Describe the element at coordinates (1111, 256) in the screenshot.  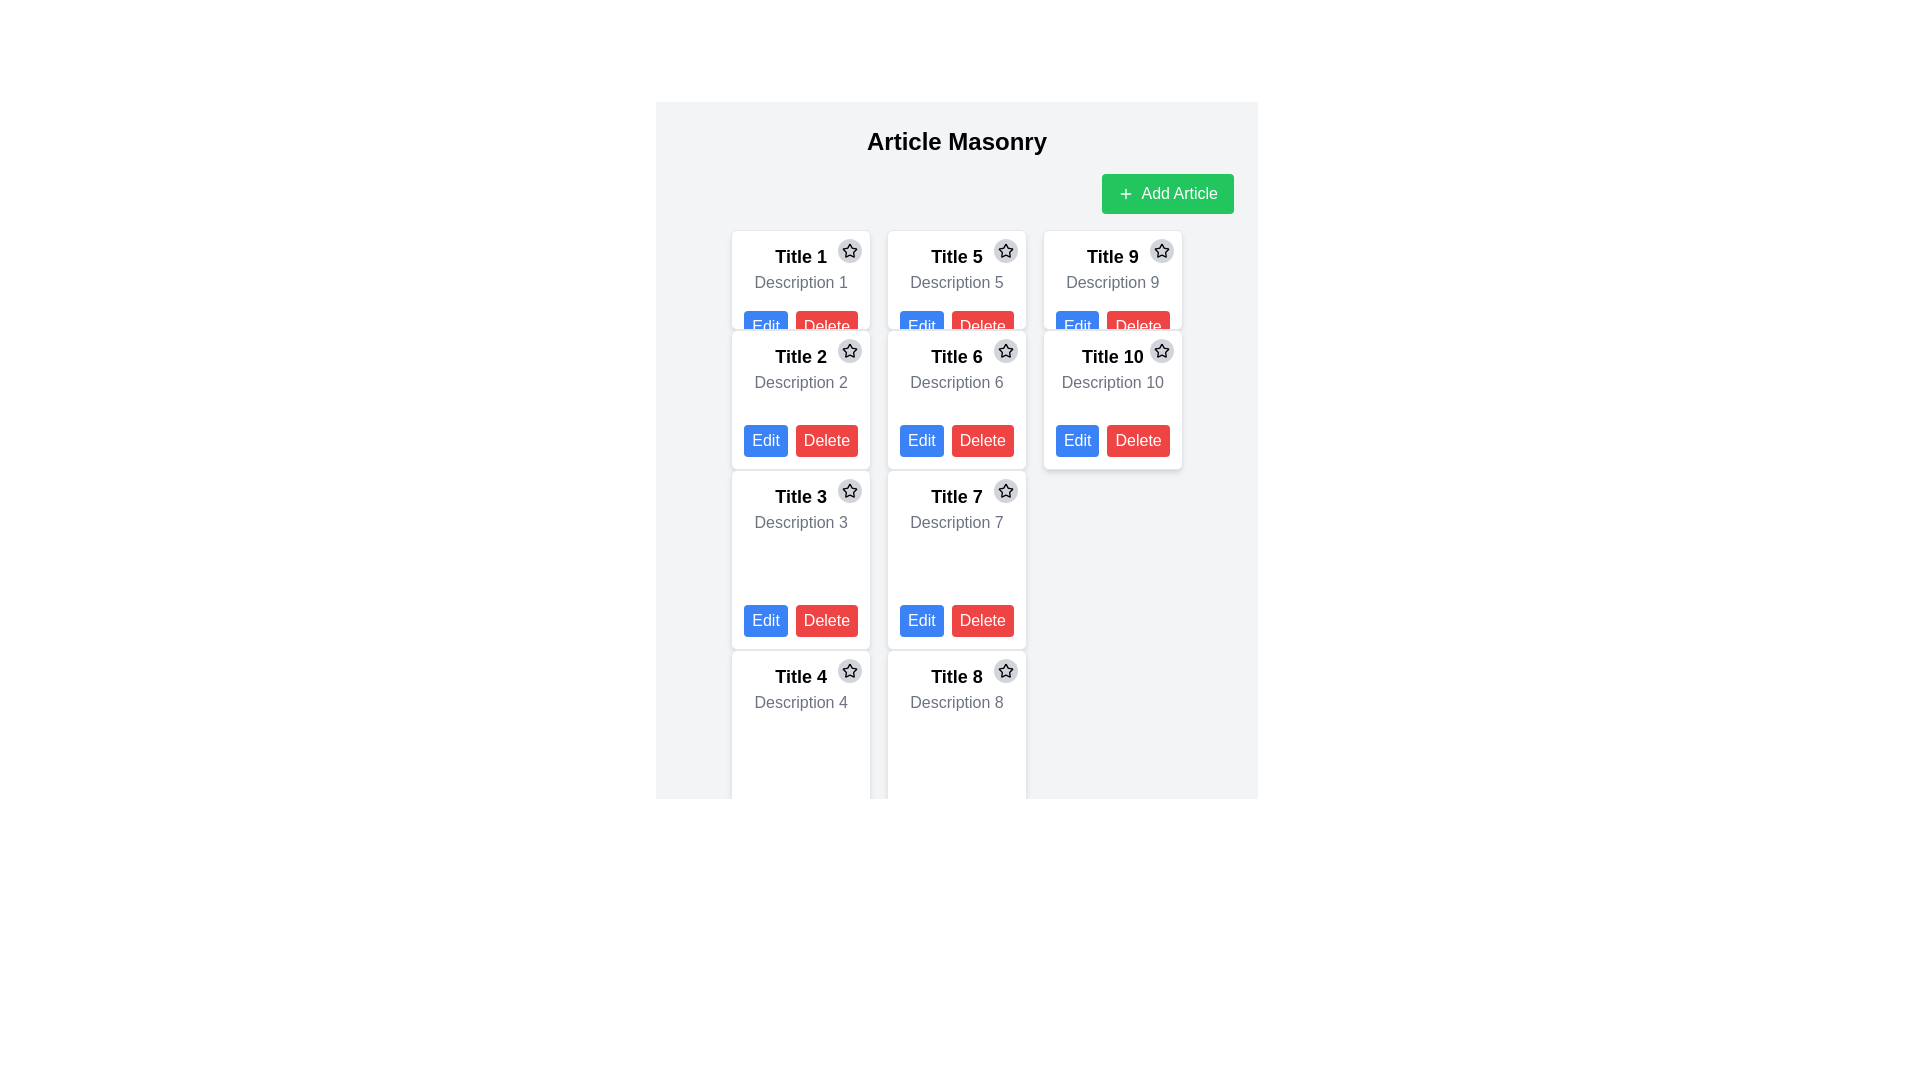
I see `the text label displaying 'Title 9', which is a bold, large font element positioned at the top of the card layout in the 4th column and 2nd row of the grid` at that location.